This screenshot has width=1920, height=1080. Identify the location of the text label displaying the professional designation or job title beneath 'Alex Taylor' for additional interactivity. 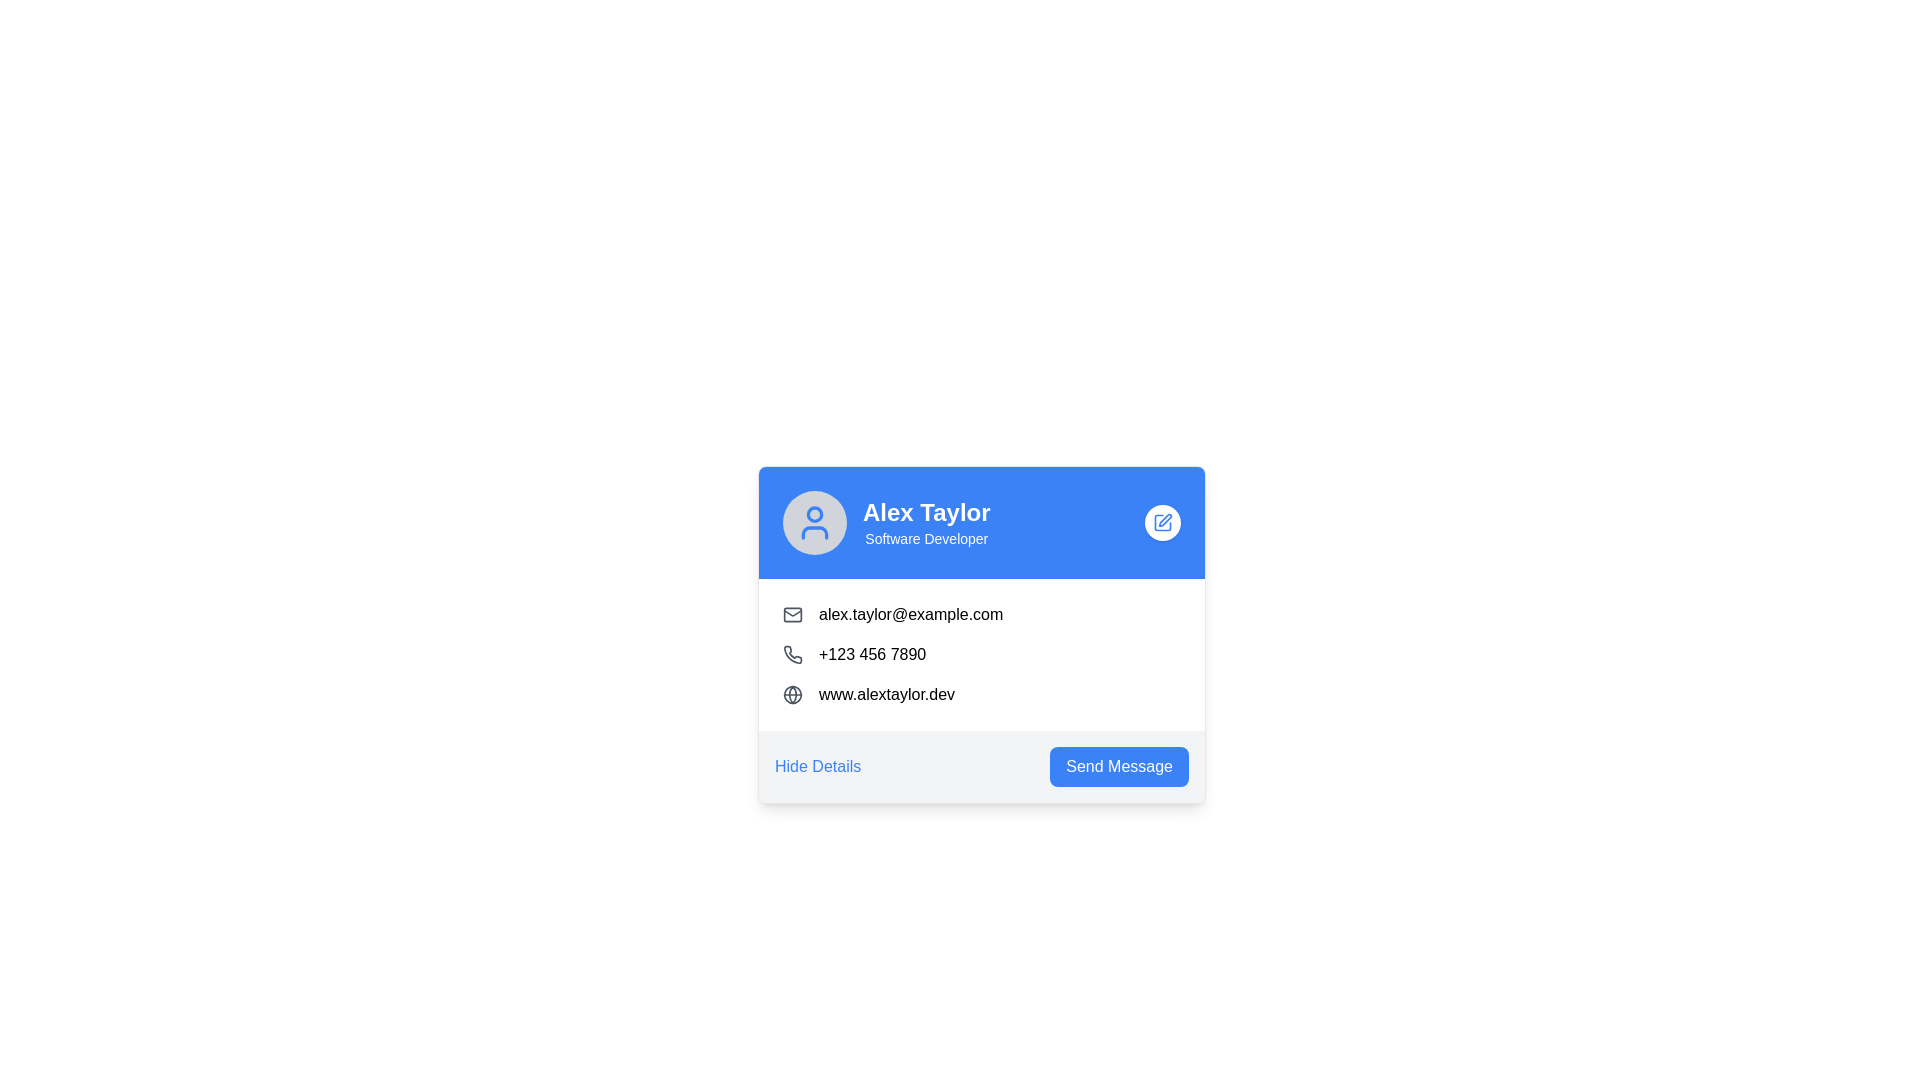
(925, 538).